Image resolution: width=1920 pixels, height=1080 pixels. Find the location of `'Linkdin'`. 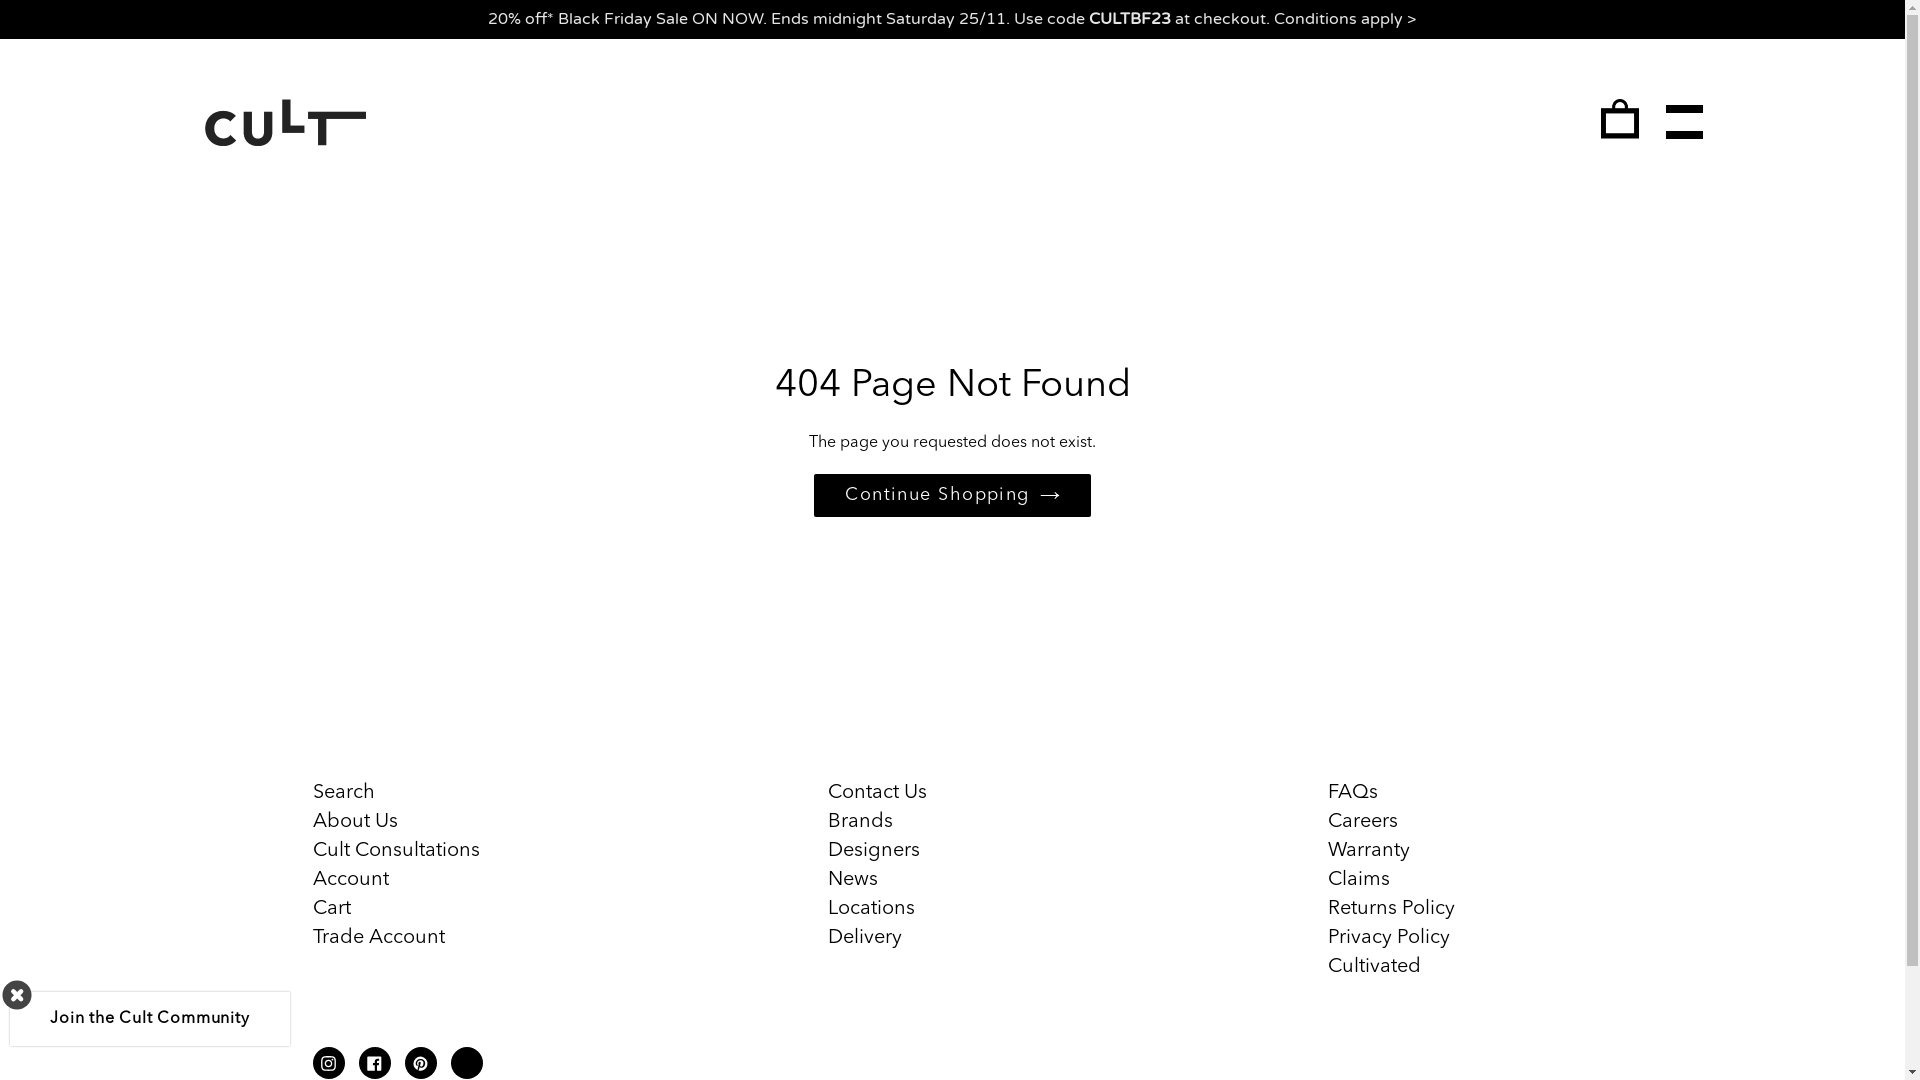

'Linkdin' is located at coordinates (464, 1062).